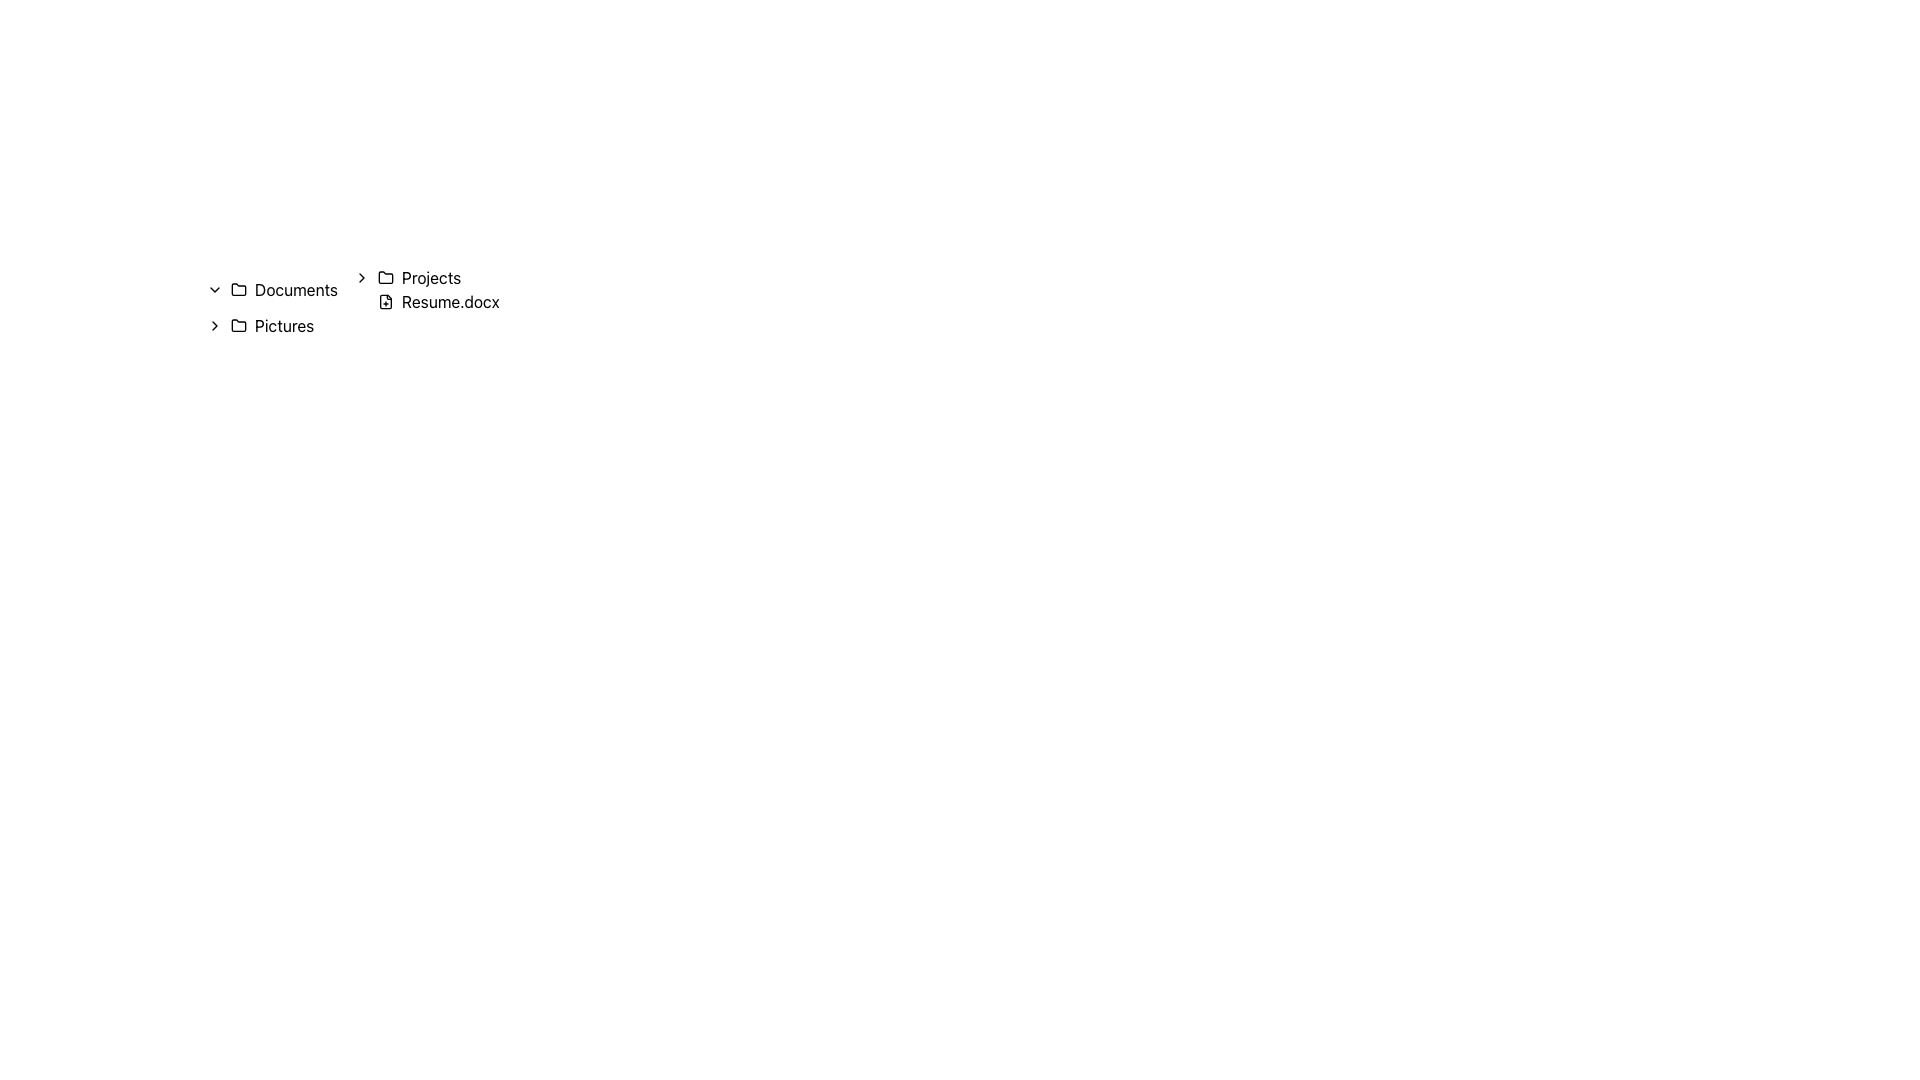 The width and height of the screenshot is (1920, 1080). Describe the element at coordinates (417, 301) in the screenshot. I see `the 'Resume.docx' file entry, which is a text label with a document icon, located under the 'Projects' directory` at that location.